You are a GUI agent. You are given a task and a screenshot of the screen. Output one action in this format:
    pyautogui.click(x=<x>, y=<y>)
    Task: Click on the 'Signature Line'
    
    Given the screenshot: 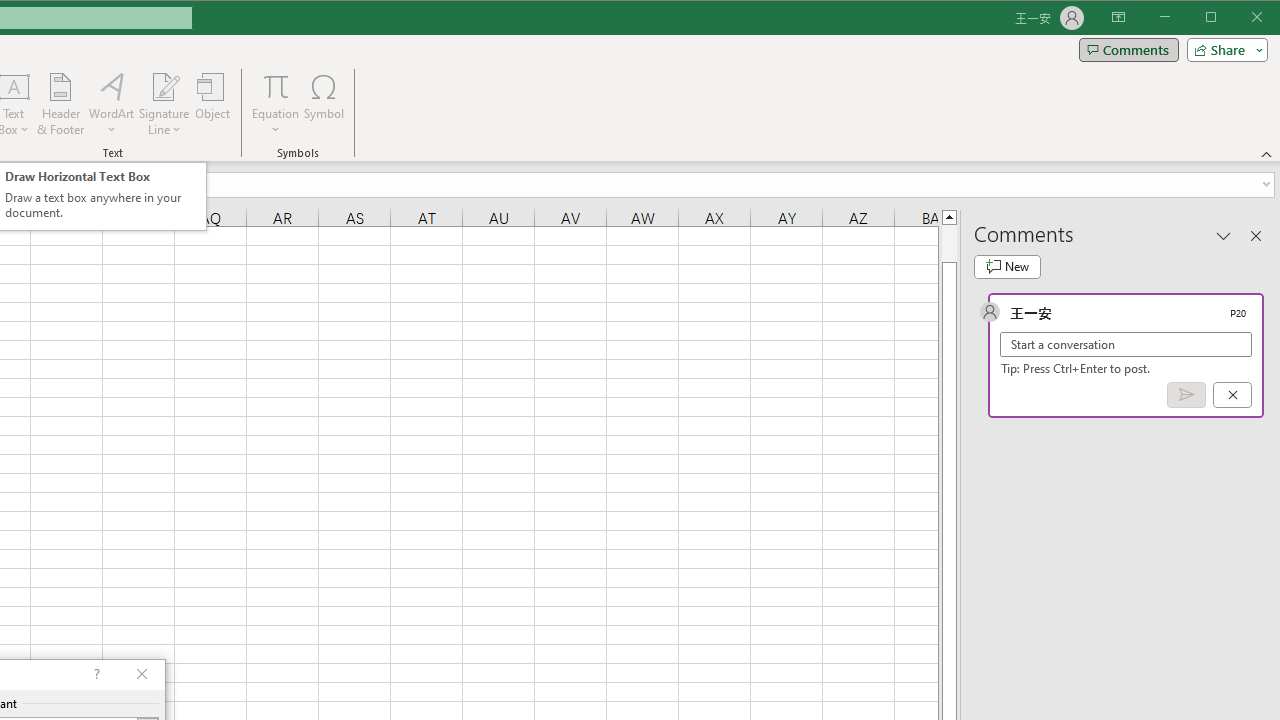 What is the action you would take?
    pyautogui.click(x=164, y=85)
    